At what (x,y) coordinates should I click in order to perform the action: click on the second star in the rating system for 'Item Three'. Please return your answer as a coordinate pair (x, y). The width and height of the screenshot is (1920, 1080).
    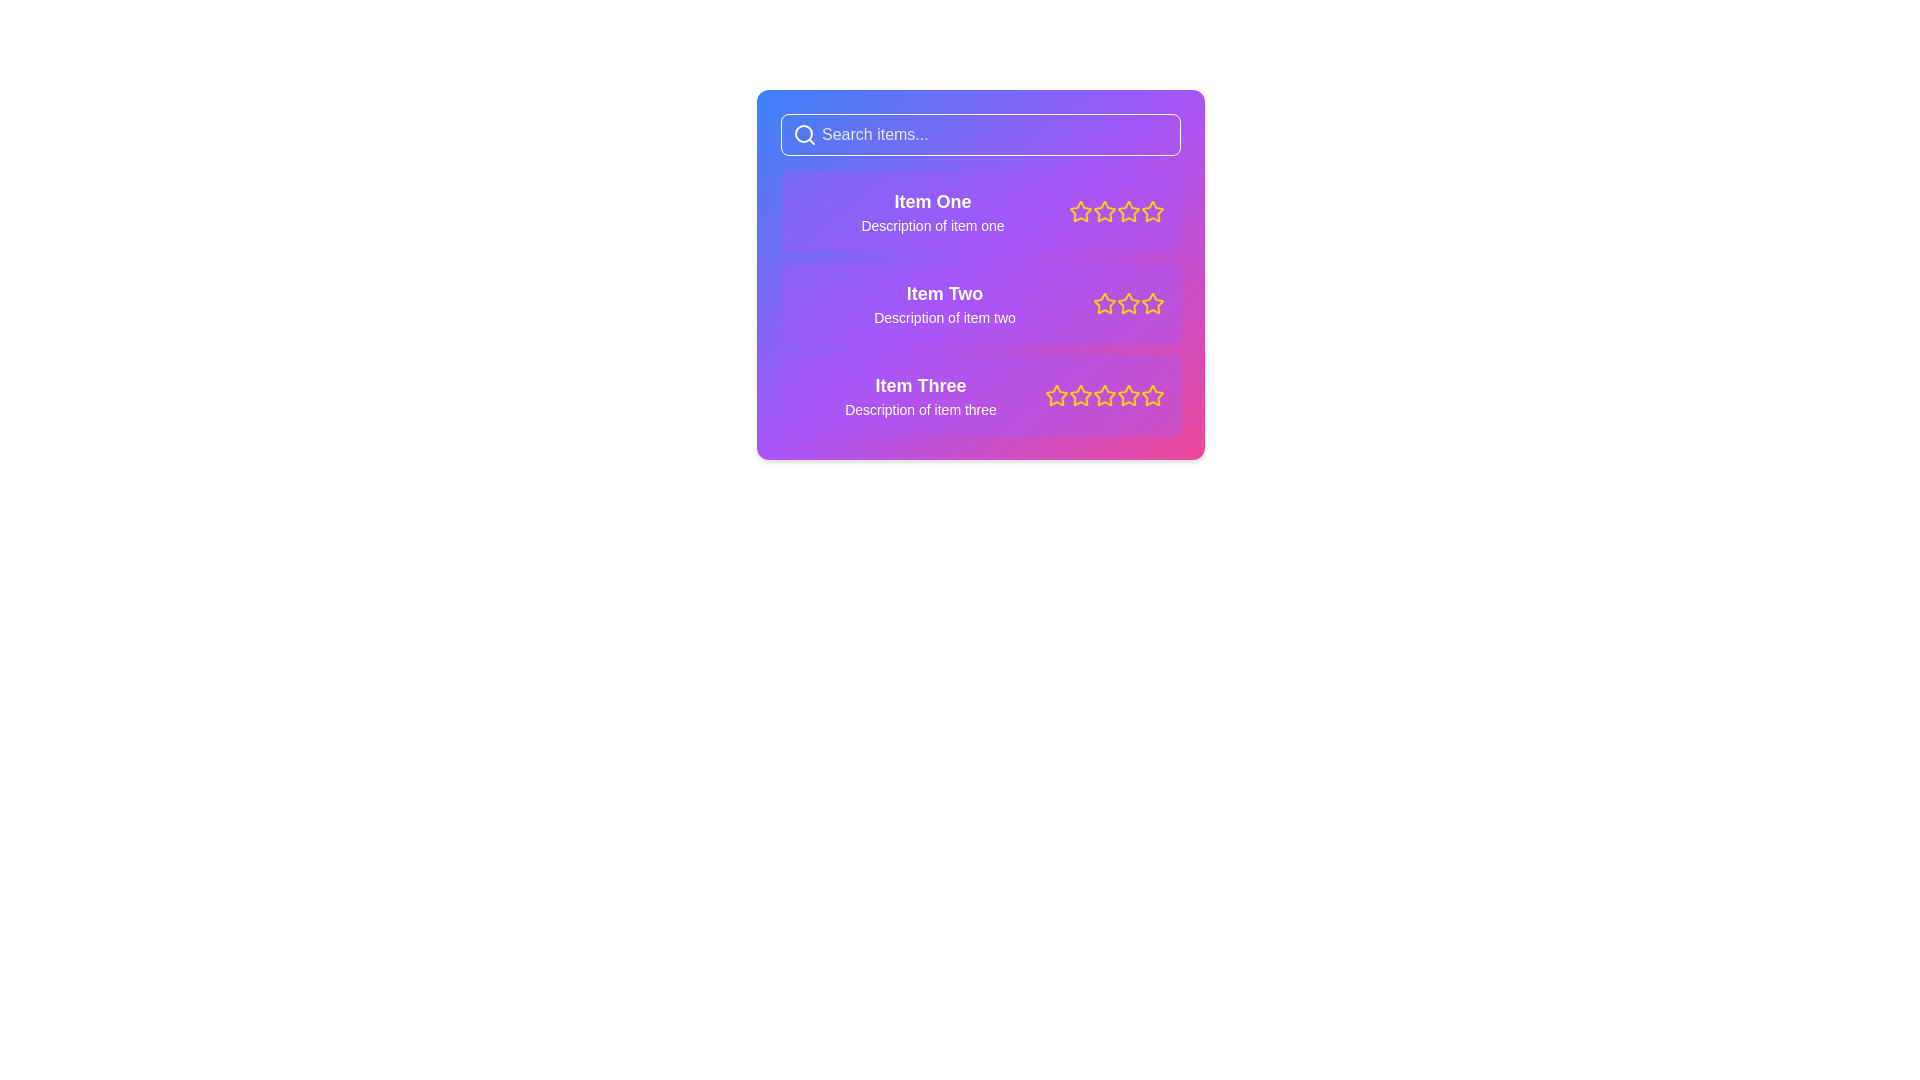
    Looking at the image, I should click on (1103, 395).